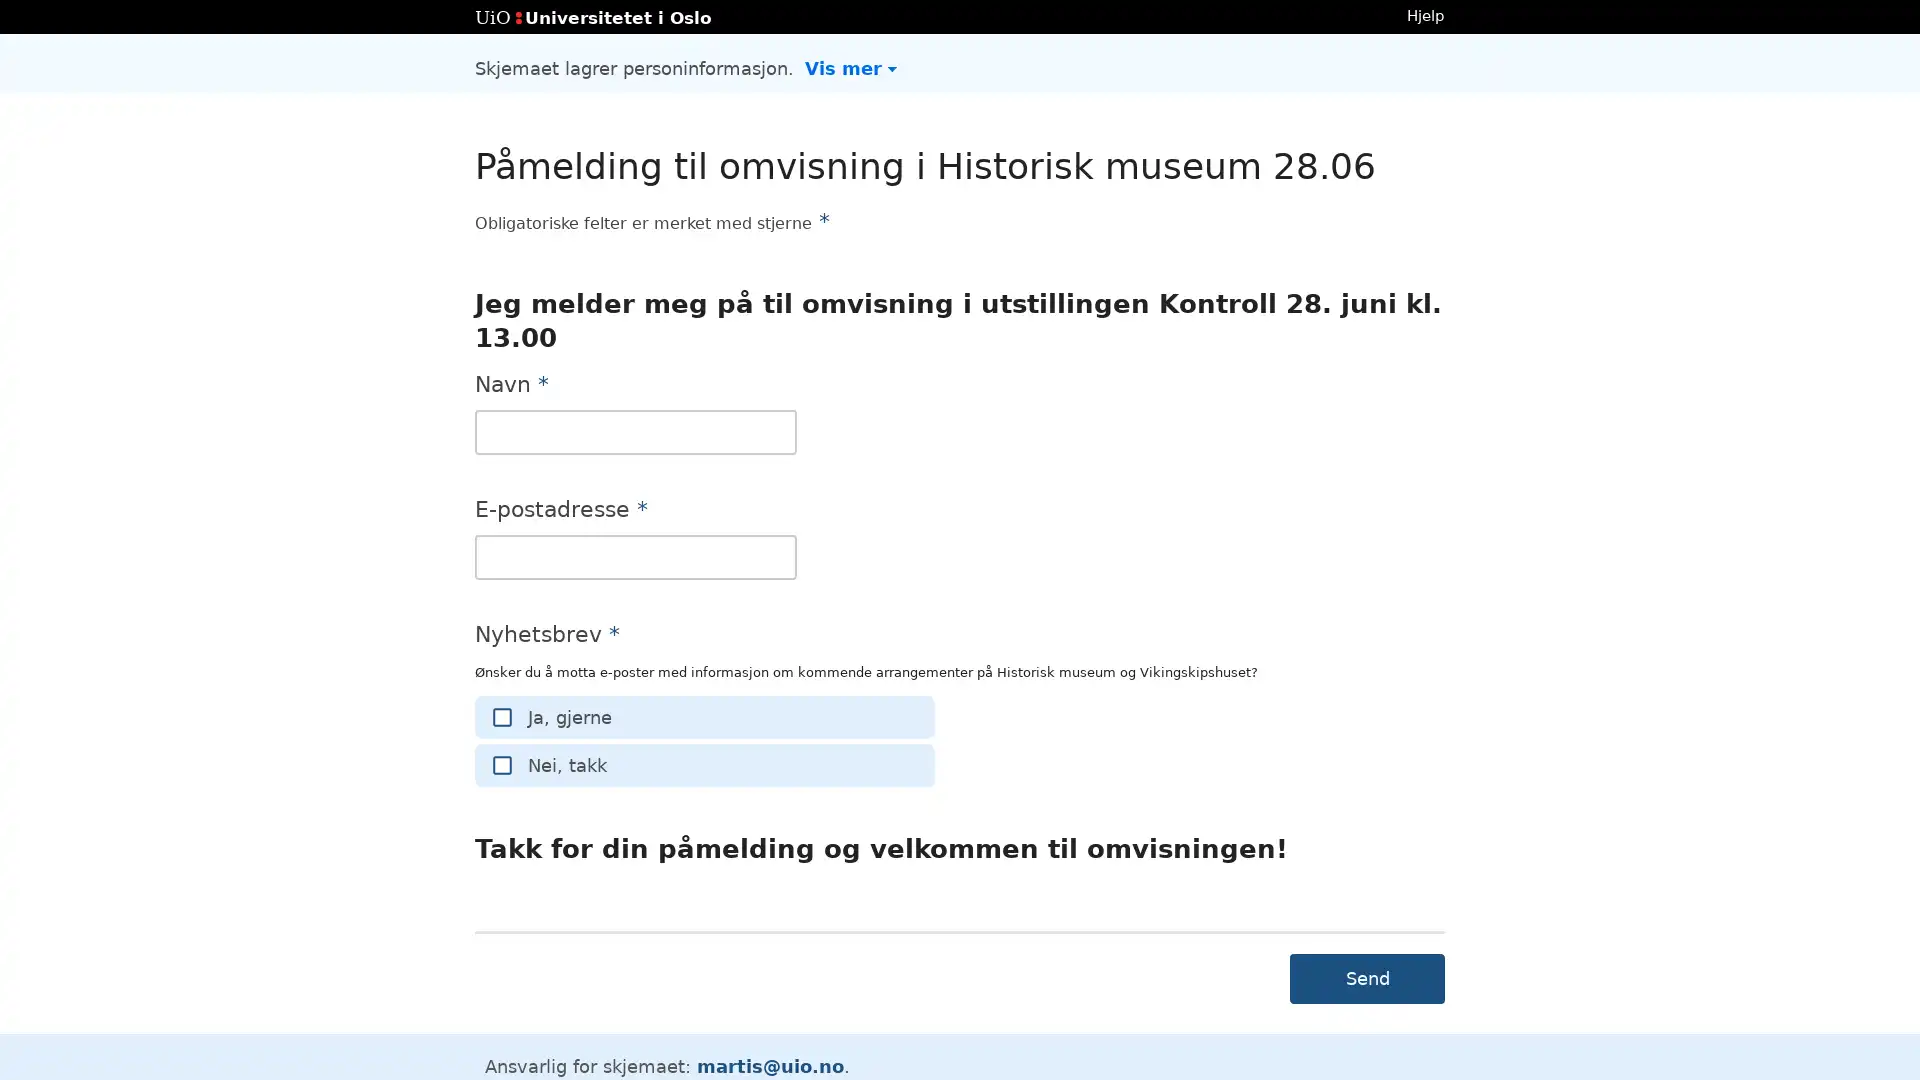  Describe the element at coordinates (1366, 978) in the screenshot. I see `Send` at that location.